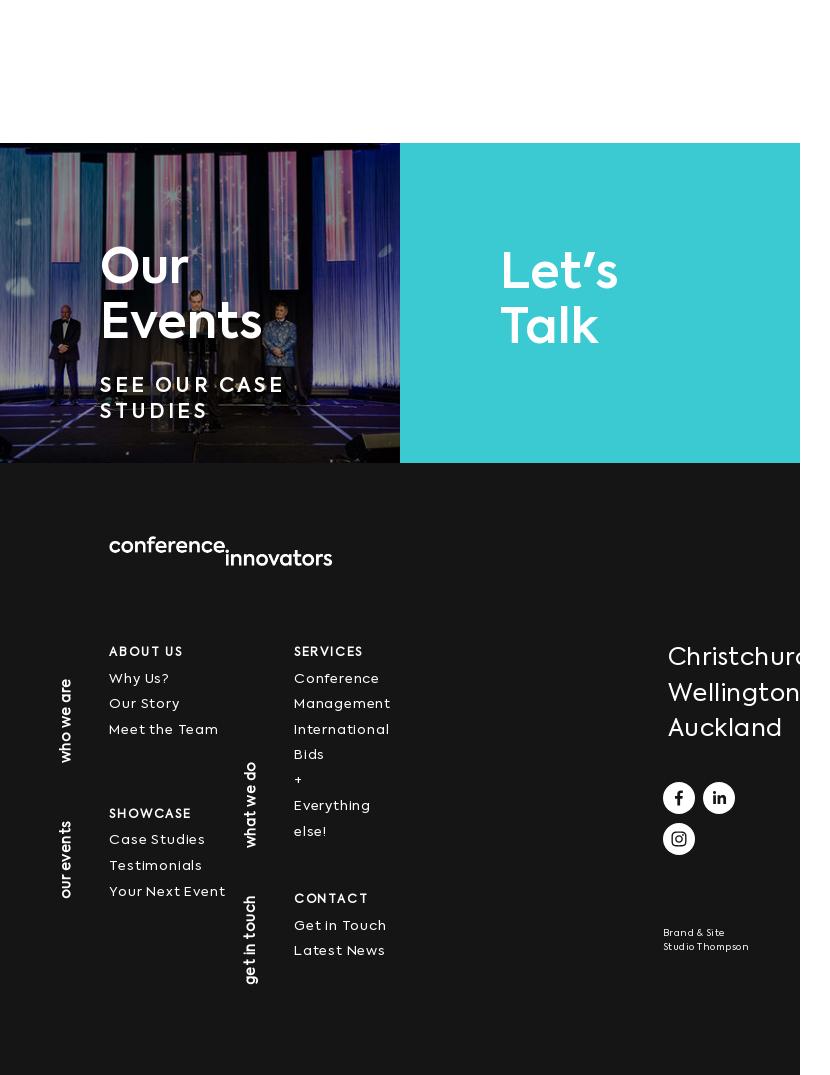  What do you see at coordinates (156, 840) in the screenshot?
I see `'Case Studies'` at bounding box center [156, 840].